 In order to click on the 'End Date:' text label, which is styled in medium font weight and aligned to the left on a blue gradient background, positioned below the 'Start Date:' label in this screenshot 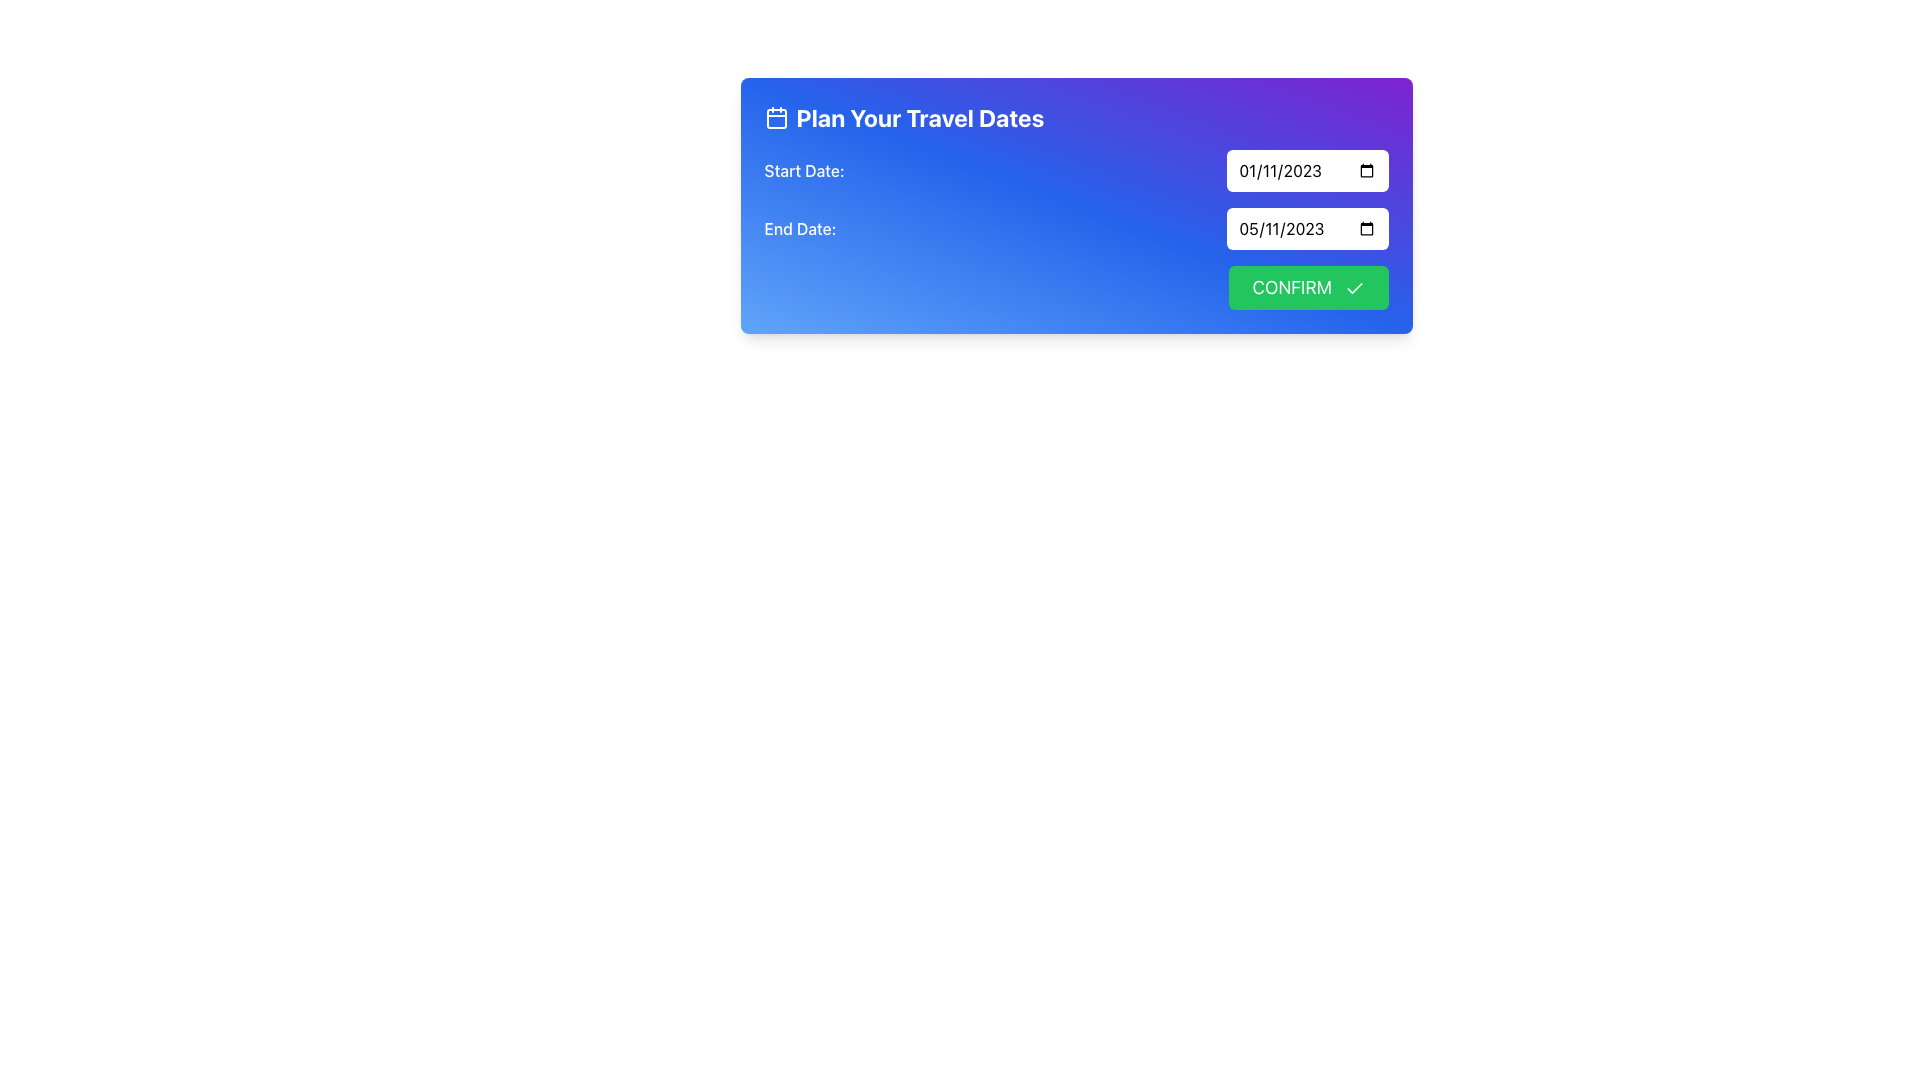, I will do `click(800, 227)`.